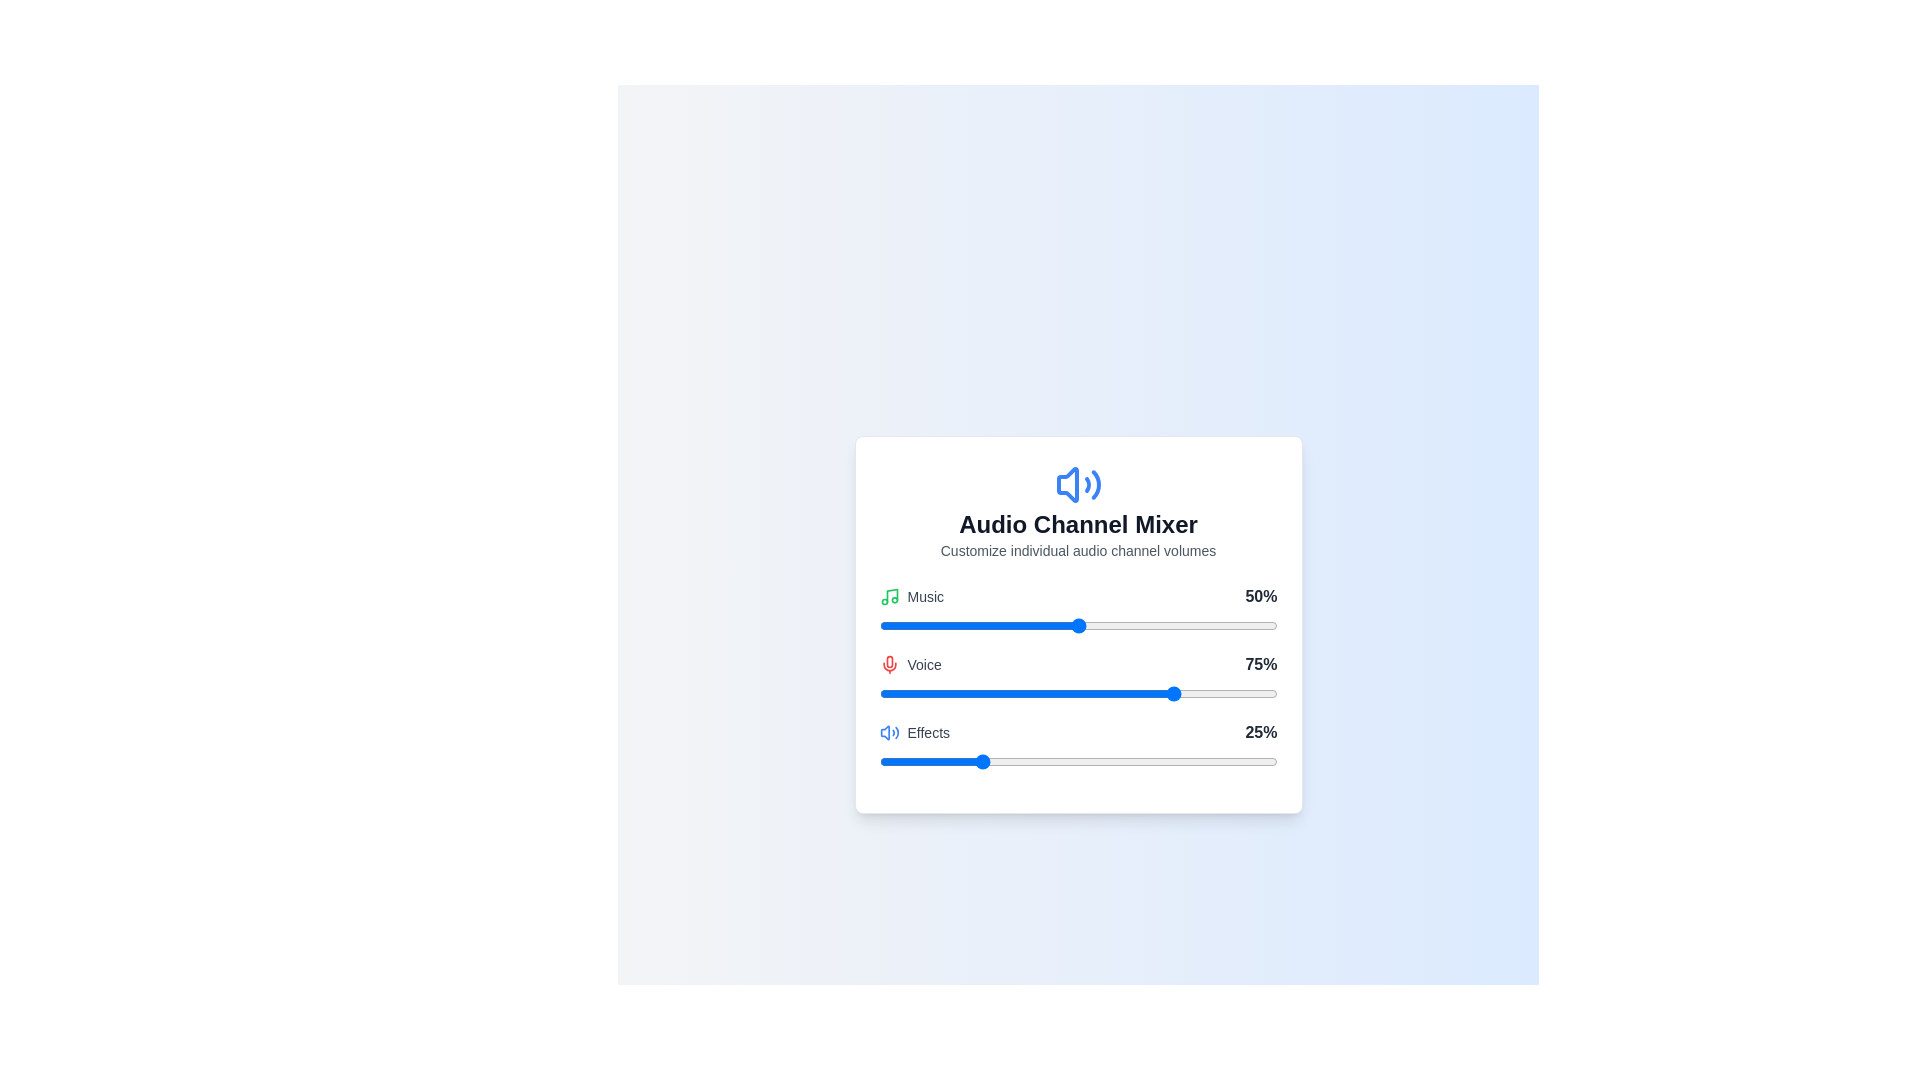 The width and height of the screenshot is (1920, 1080). What do you see at coordinates (1077, 551) in the screenshot?
I see `the descriptive text explaining the functionality of the 'Audio Channel Mixer' feature, which is located below the title and above the sliders for 'Music', 'Voice', and 'Effects'` at bounding box center [1077, 551].